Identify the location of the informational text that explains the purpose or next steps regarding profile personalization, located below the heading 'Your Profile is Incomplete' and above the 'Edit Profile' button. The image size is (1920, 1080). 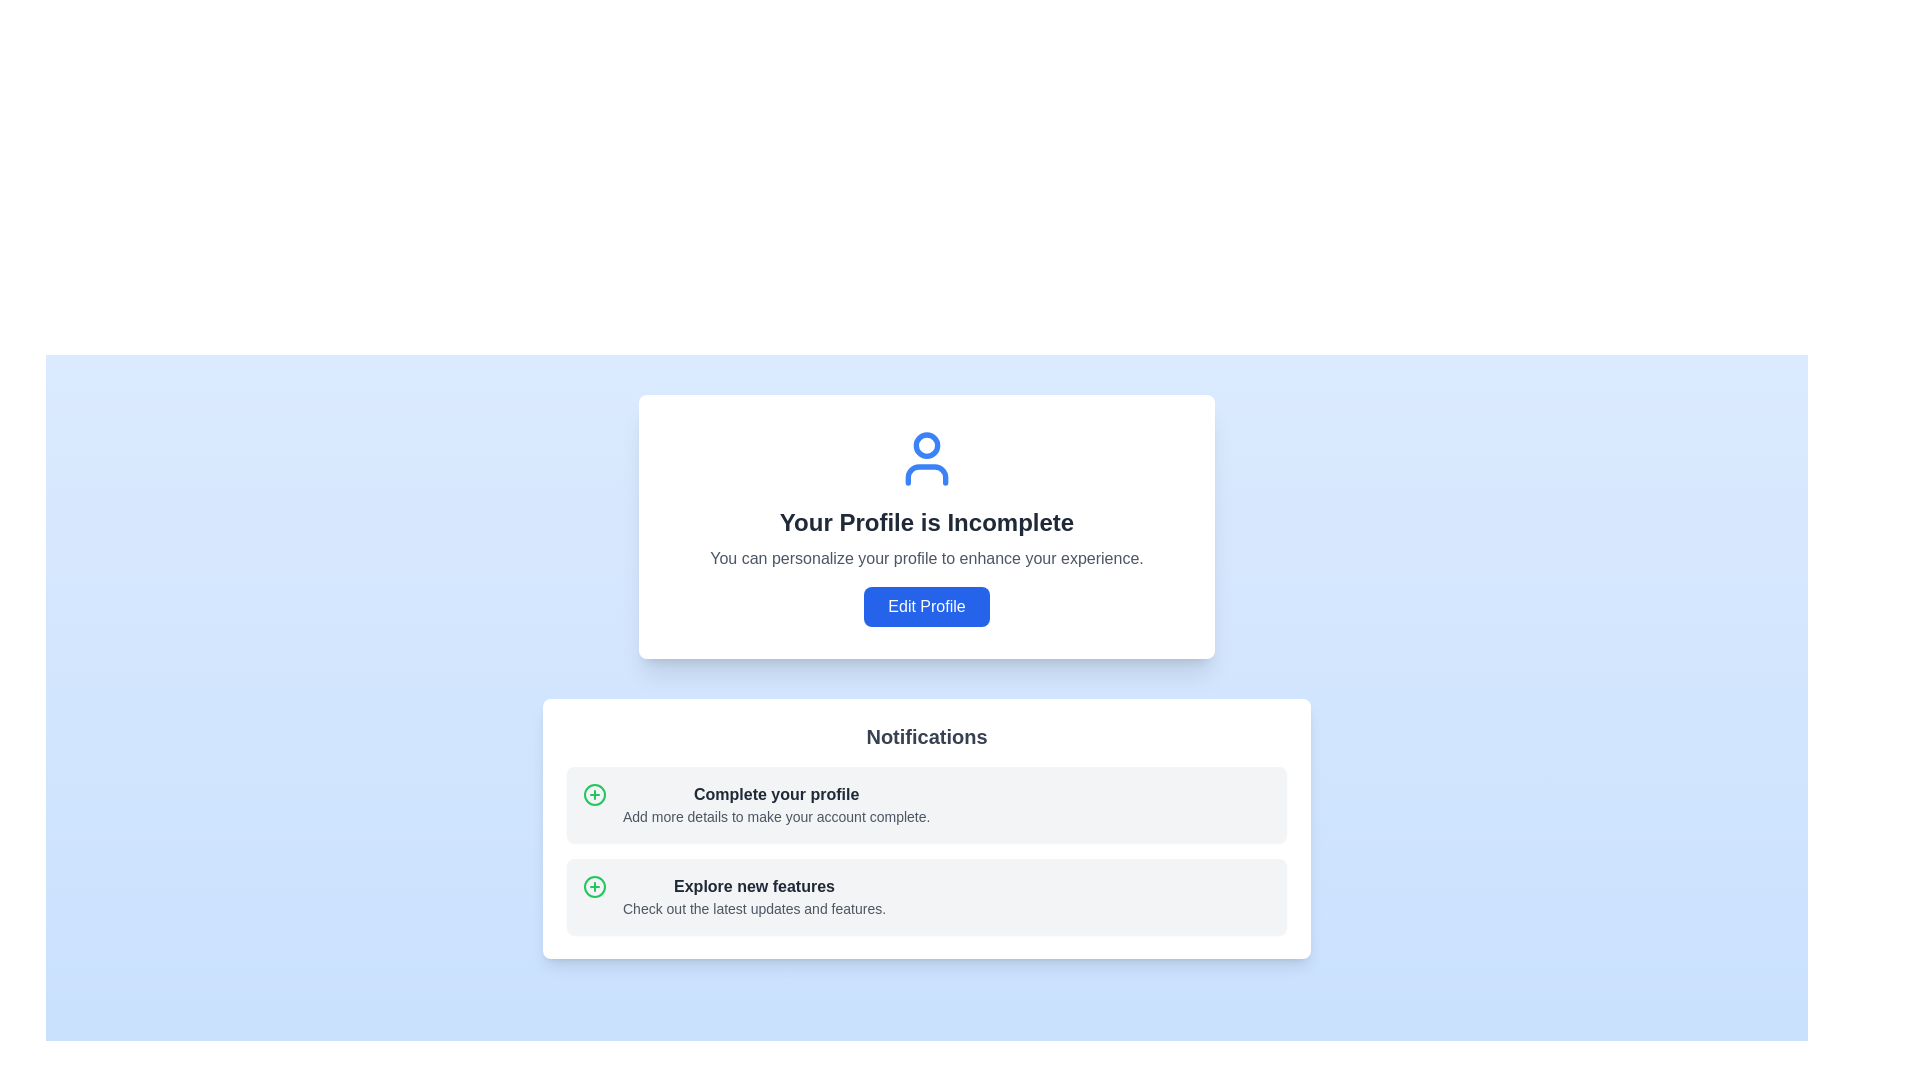
(925, 559).